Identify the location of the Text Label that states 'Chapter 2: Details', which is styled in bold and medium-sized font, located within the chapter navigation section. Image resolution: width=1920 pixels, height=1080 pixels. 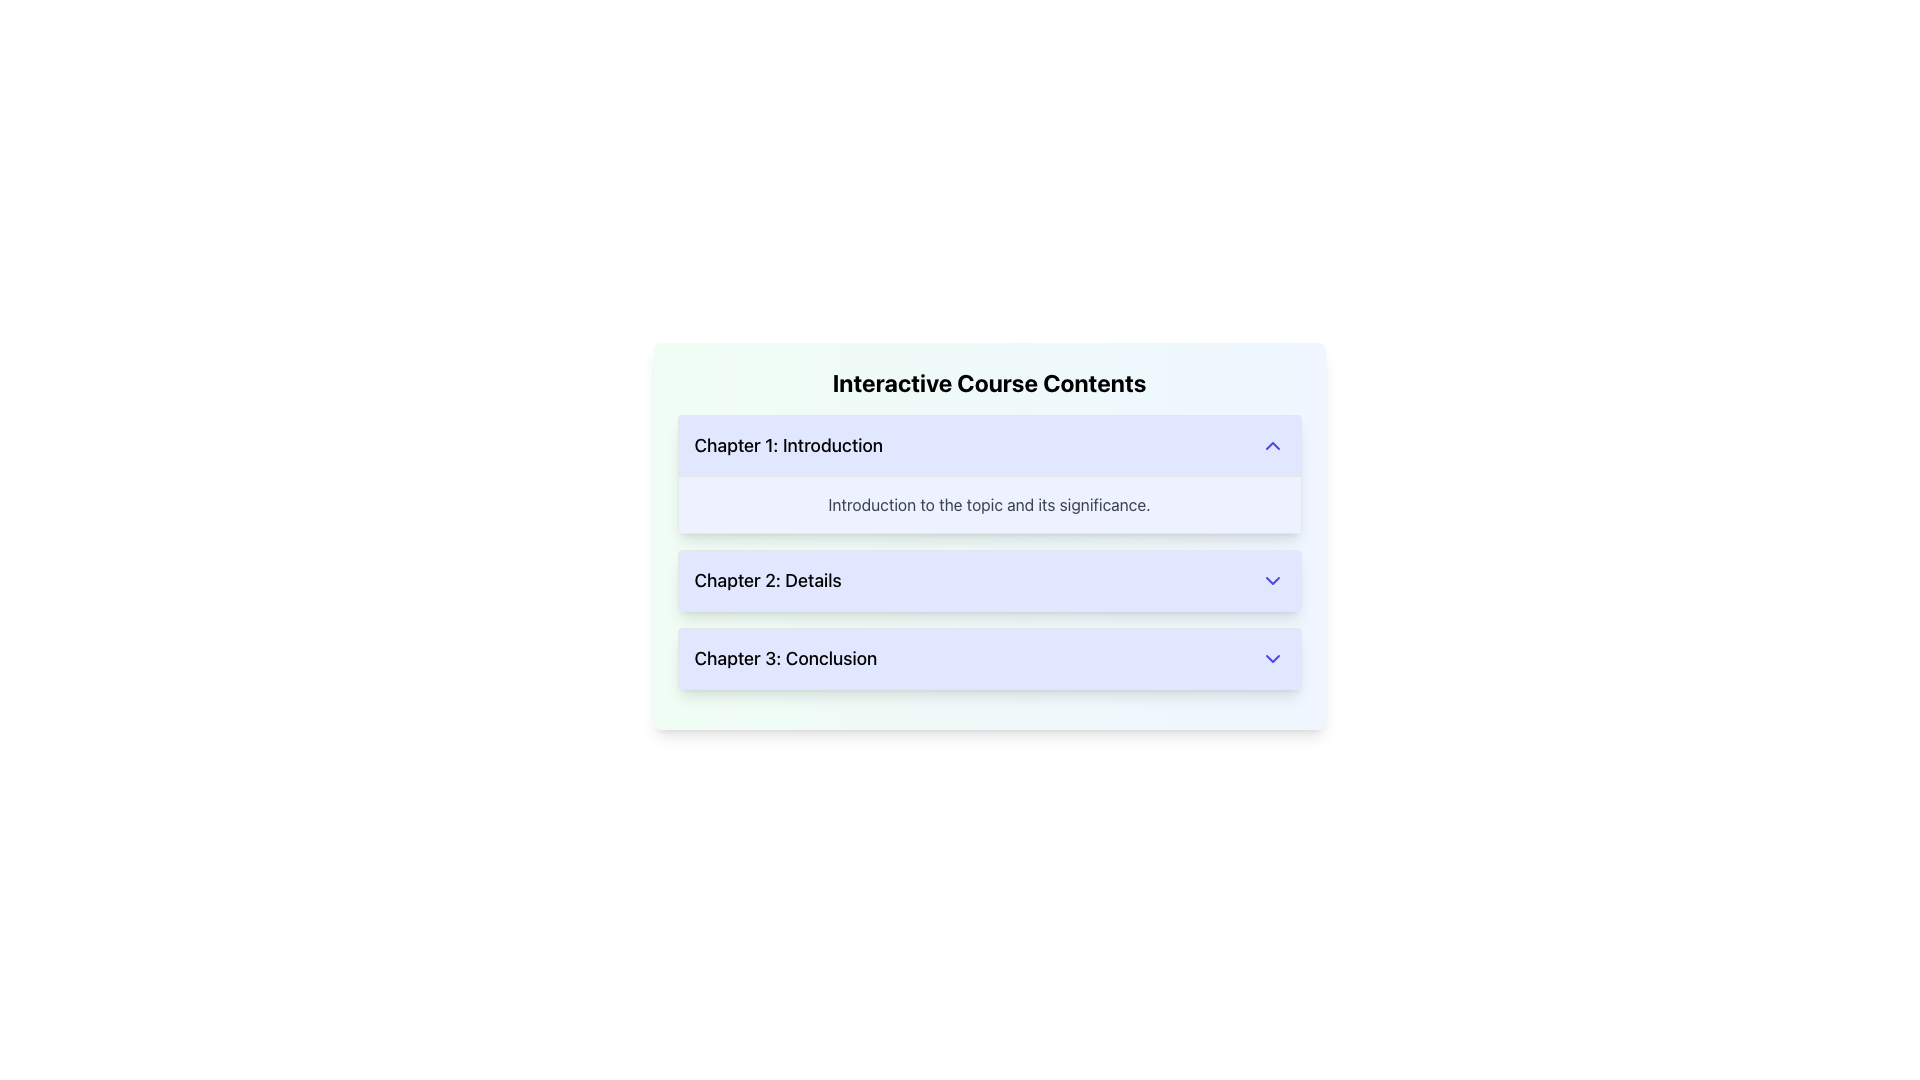
(767, 581).